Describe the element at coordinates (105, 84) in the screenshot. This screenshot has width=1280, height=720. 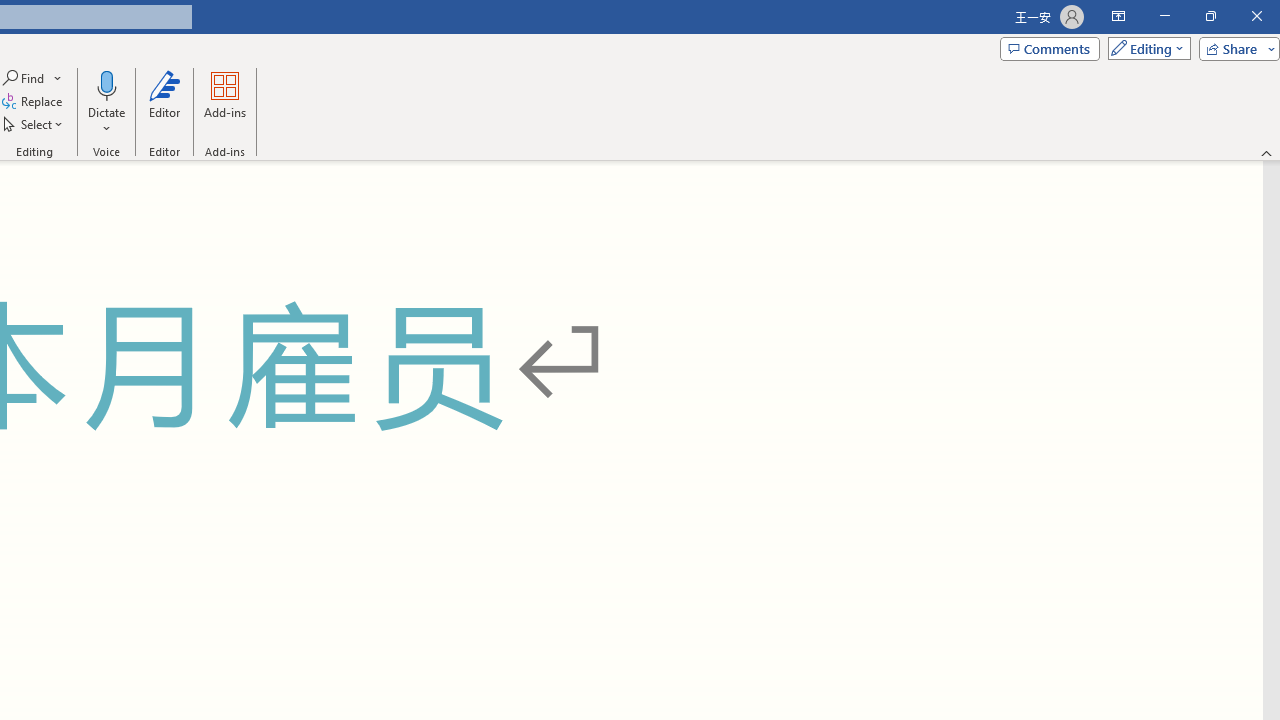
I see `'Dictate'` at that location.